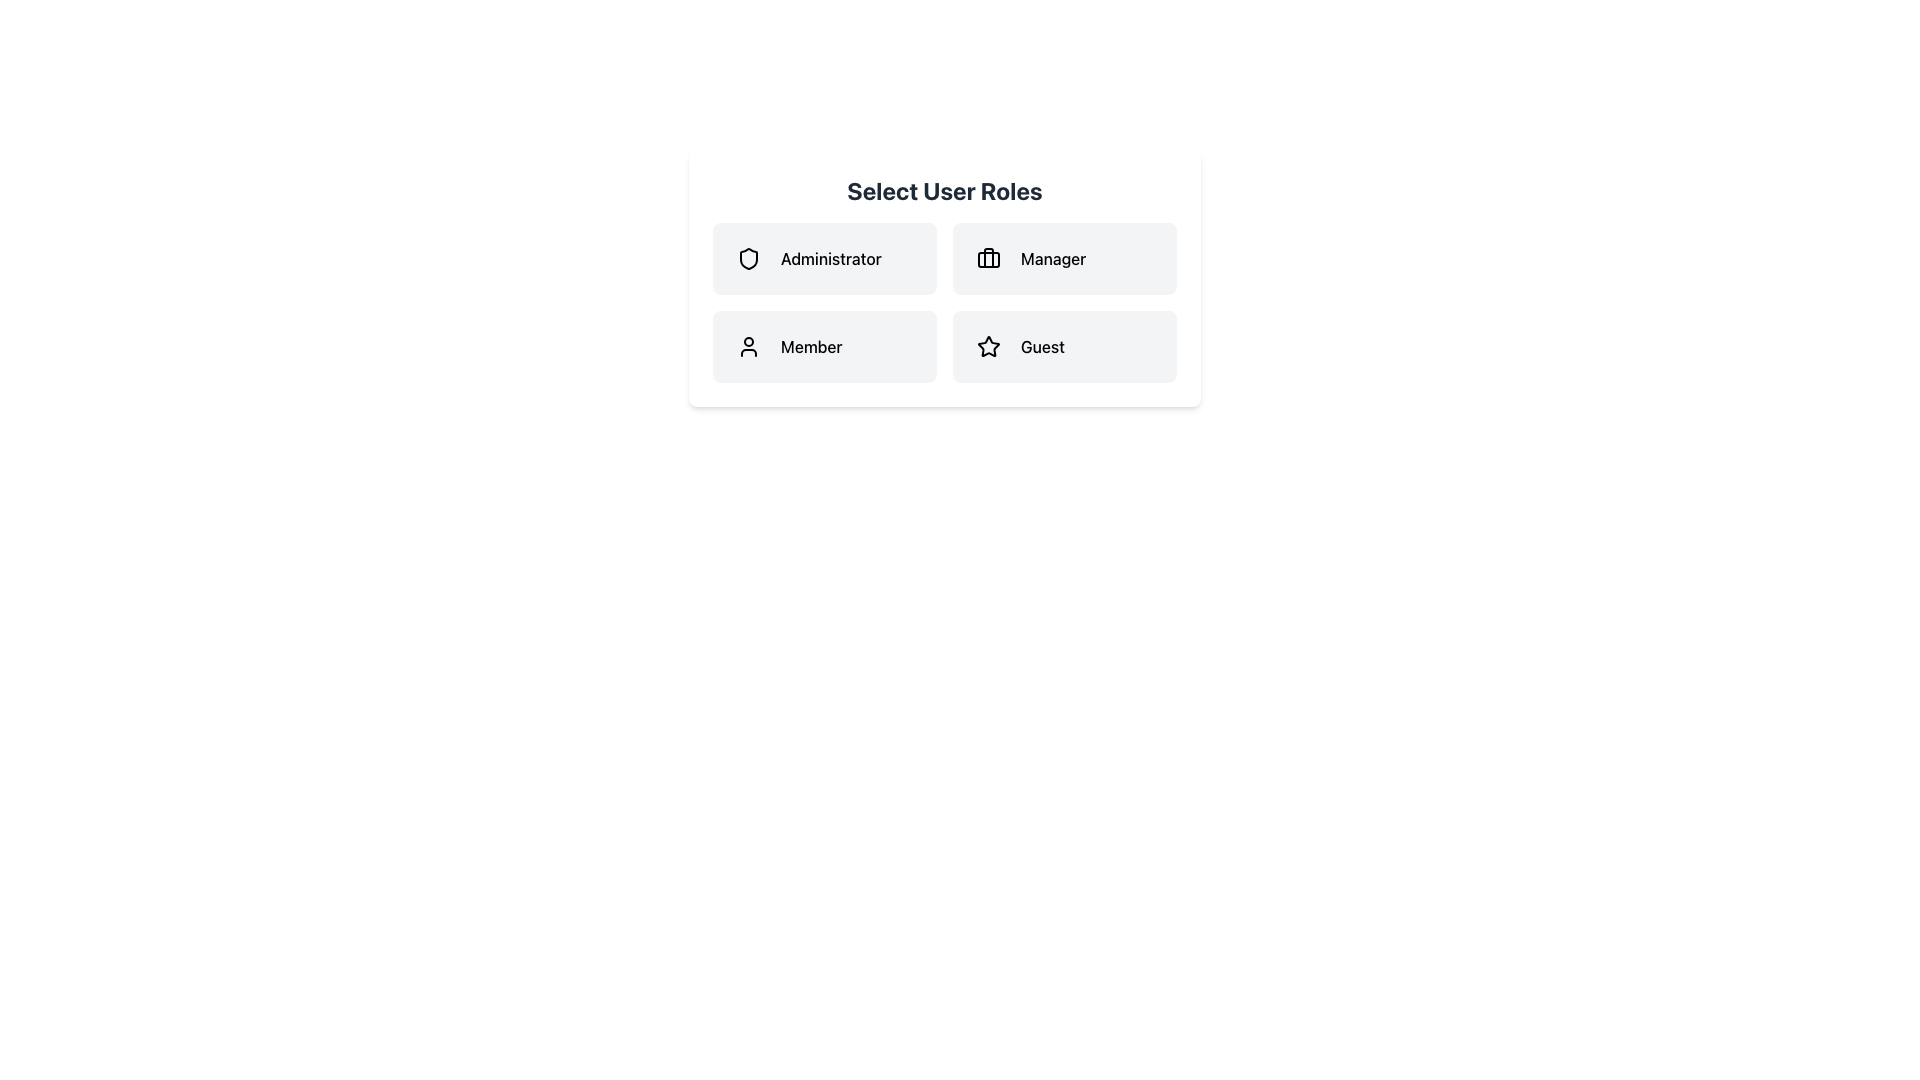 The height and width of the screenshot is (1080, 1920). I want to click on the 'Administrator' role icon located in the top left quadrant of the user role options grid, which is above the text 'Administrator', so click(747, 257).